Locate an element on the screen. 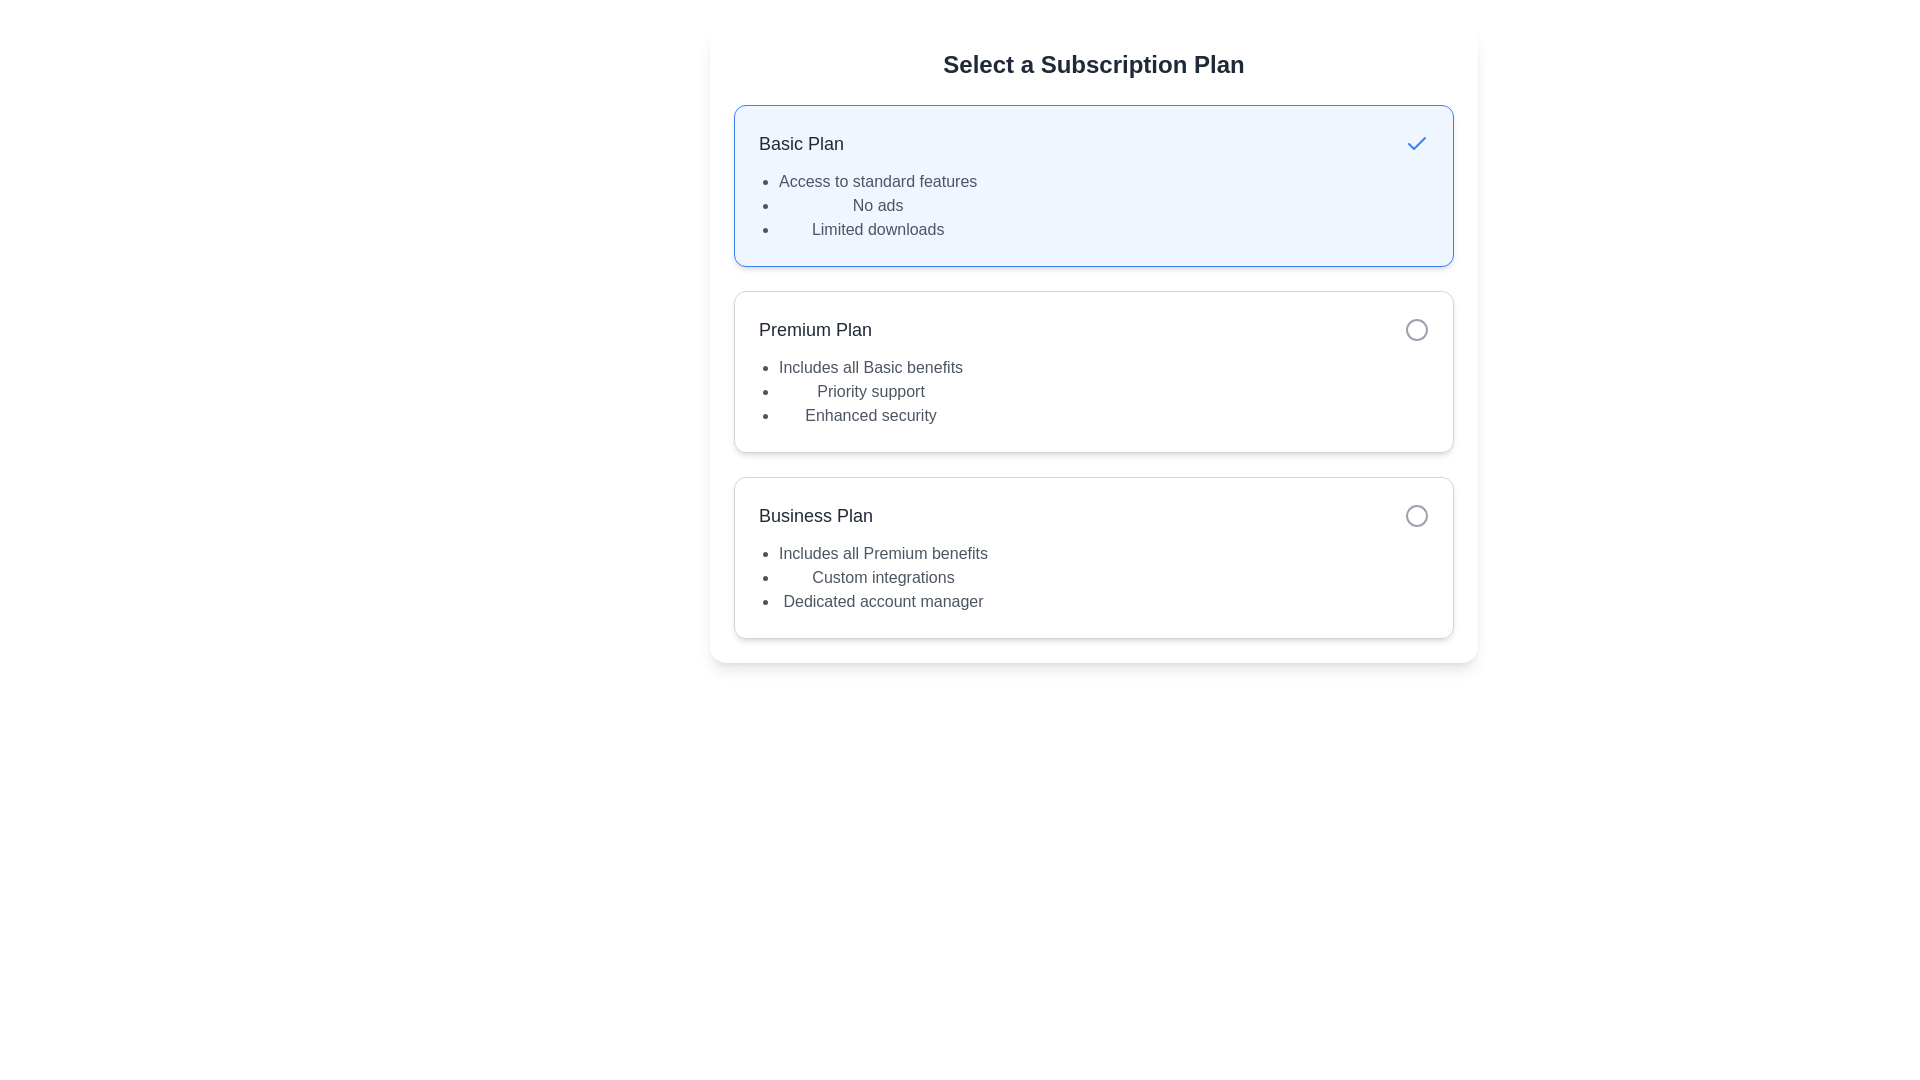 The width and height of the screenshot is (1920, 1080). the 'No ads' text label, which is the second item in the bulleted list under the 'Basic Plan' description is located at coordinates (878, 205).